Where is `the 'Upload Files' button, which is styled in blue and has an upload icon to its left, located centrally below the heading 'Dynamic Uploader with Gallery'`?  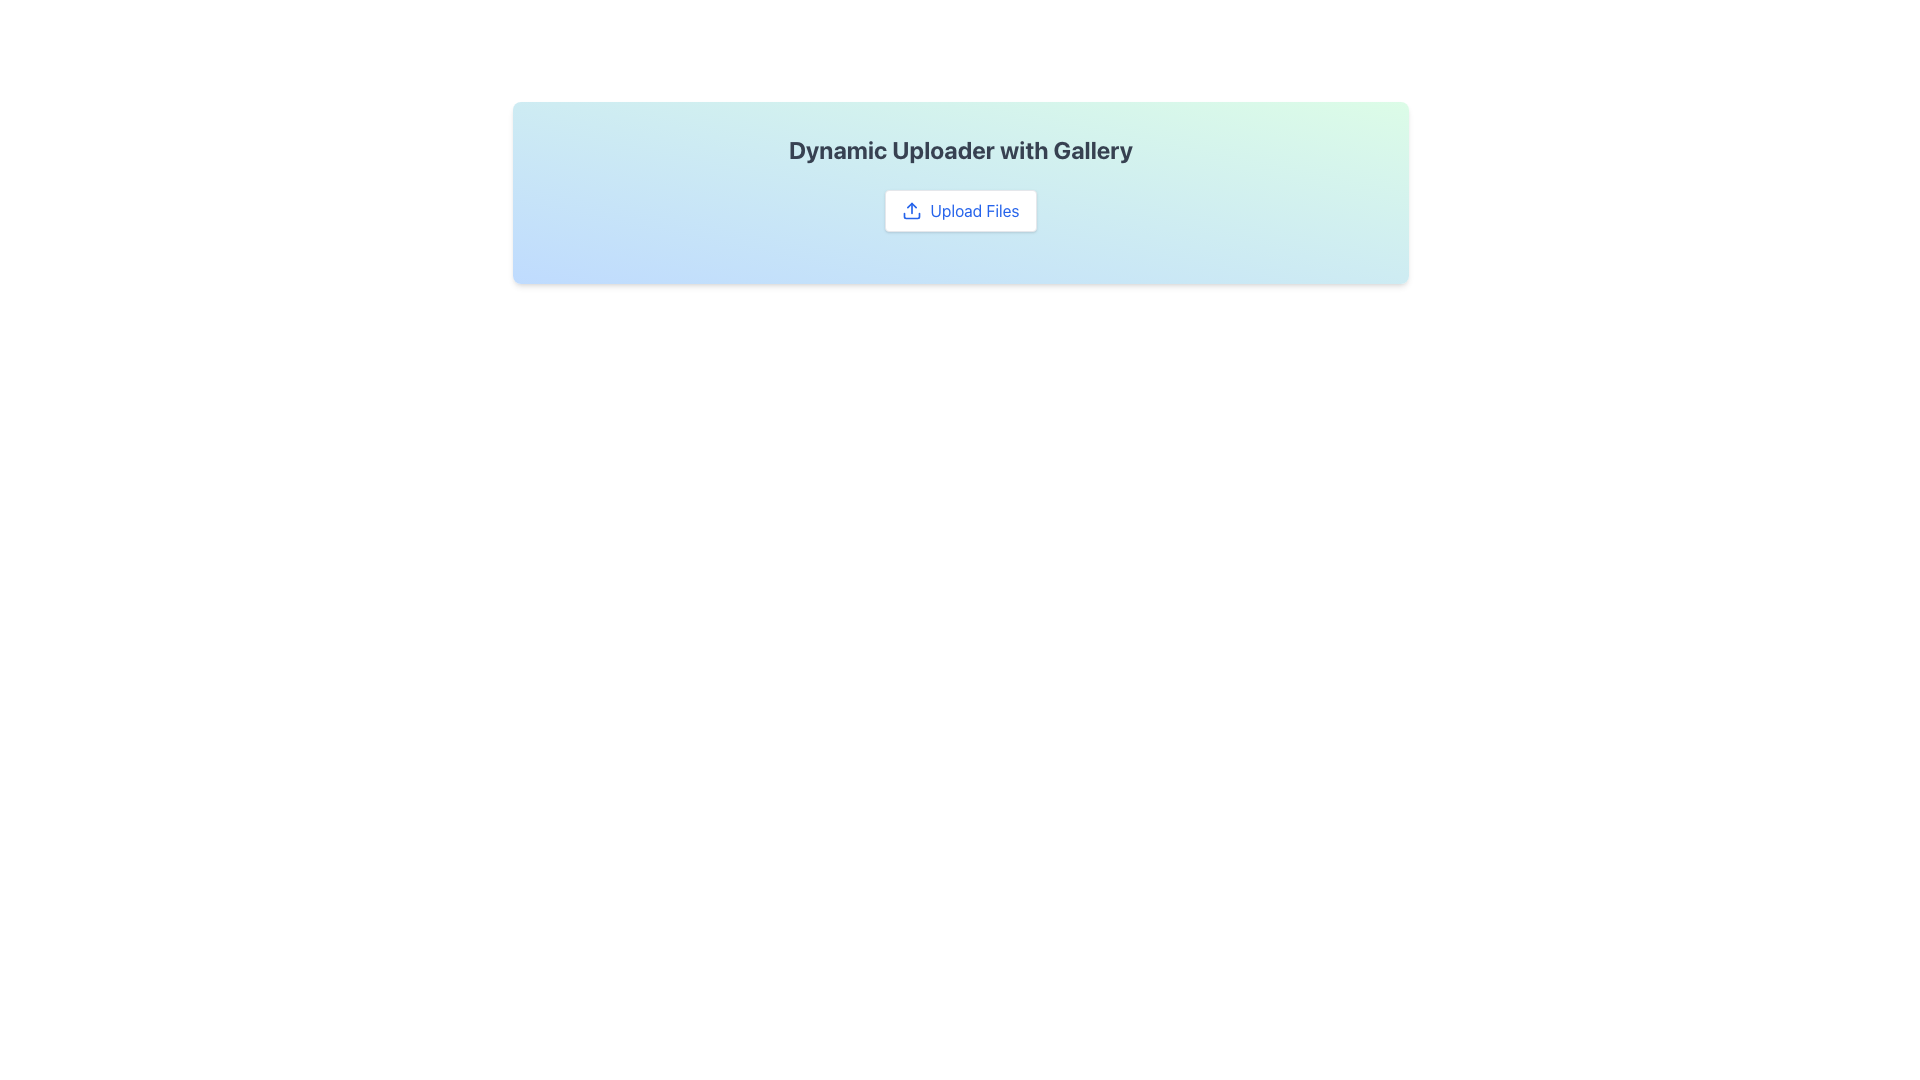
the 'Upload Files' button, which is styled in blue and has an upload icon to its left, located centrally below the heading 'Dynamic Uploader with Gallery' is located at coordinates (960, 211).